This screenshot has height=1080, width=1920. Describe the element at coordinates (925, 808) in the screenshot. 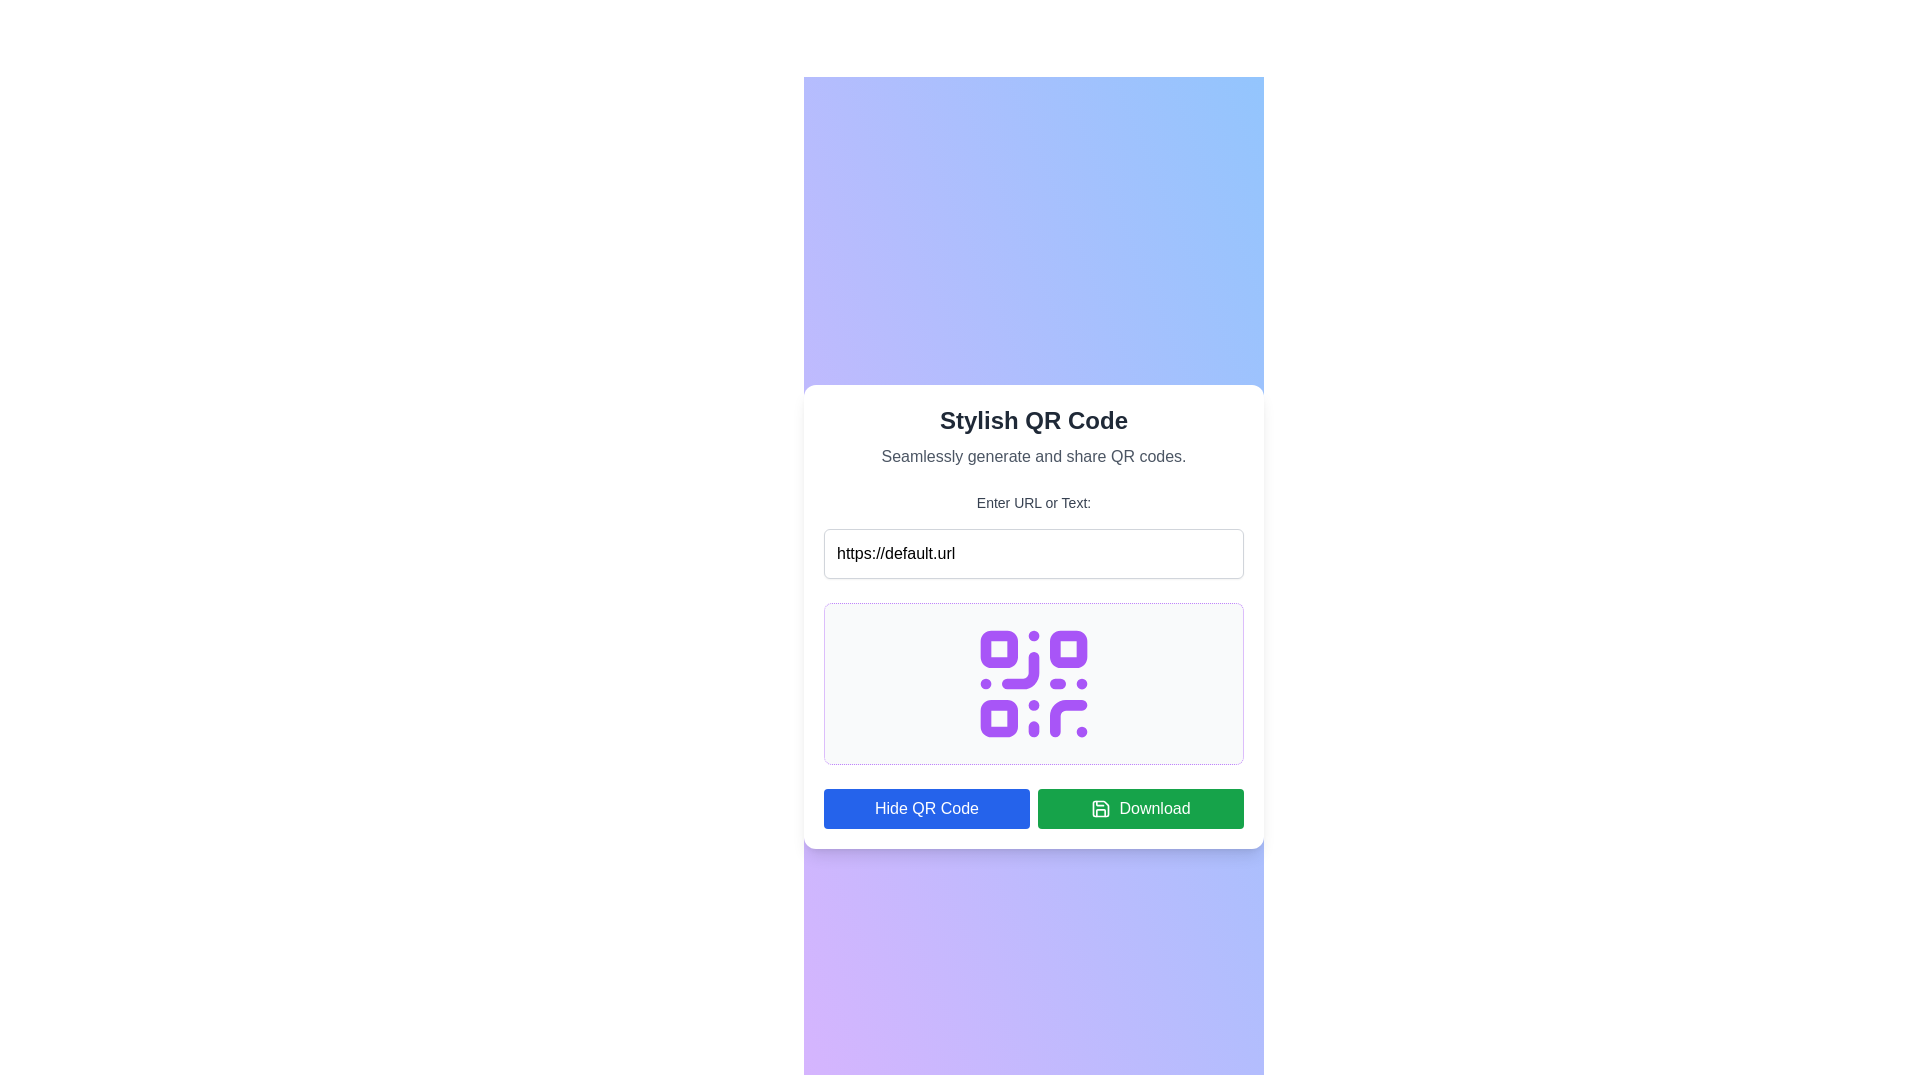

I see `the blue 'Hide QR Code' button with white text located below the QR code display area, on the left side of a two-button layout` at that location.